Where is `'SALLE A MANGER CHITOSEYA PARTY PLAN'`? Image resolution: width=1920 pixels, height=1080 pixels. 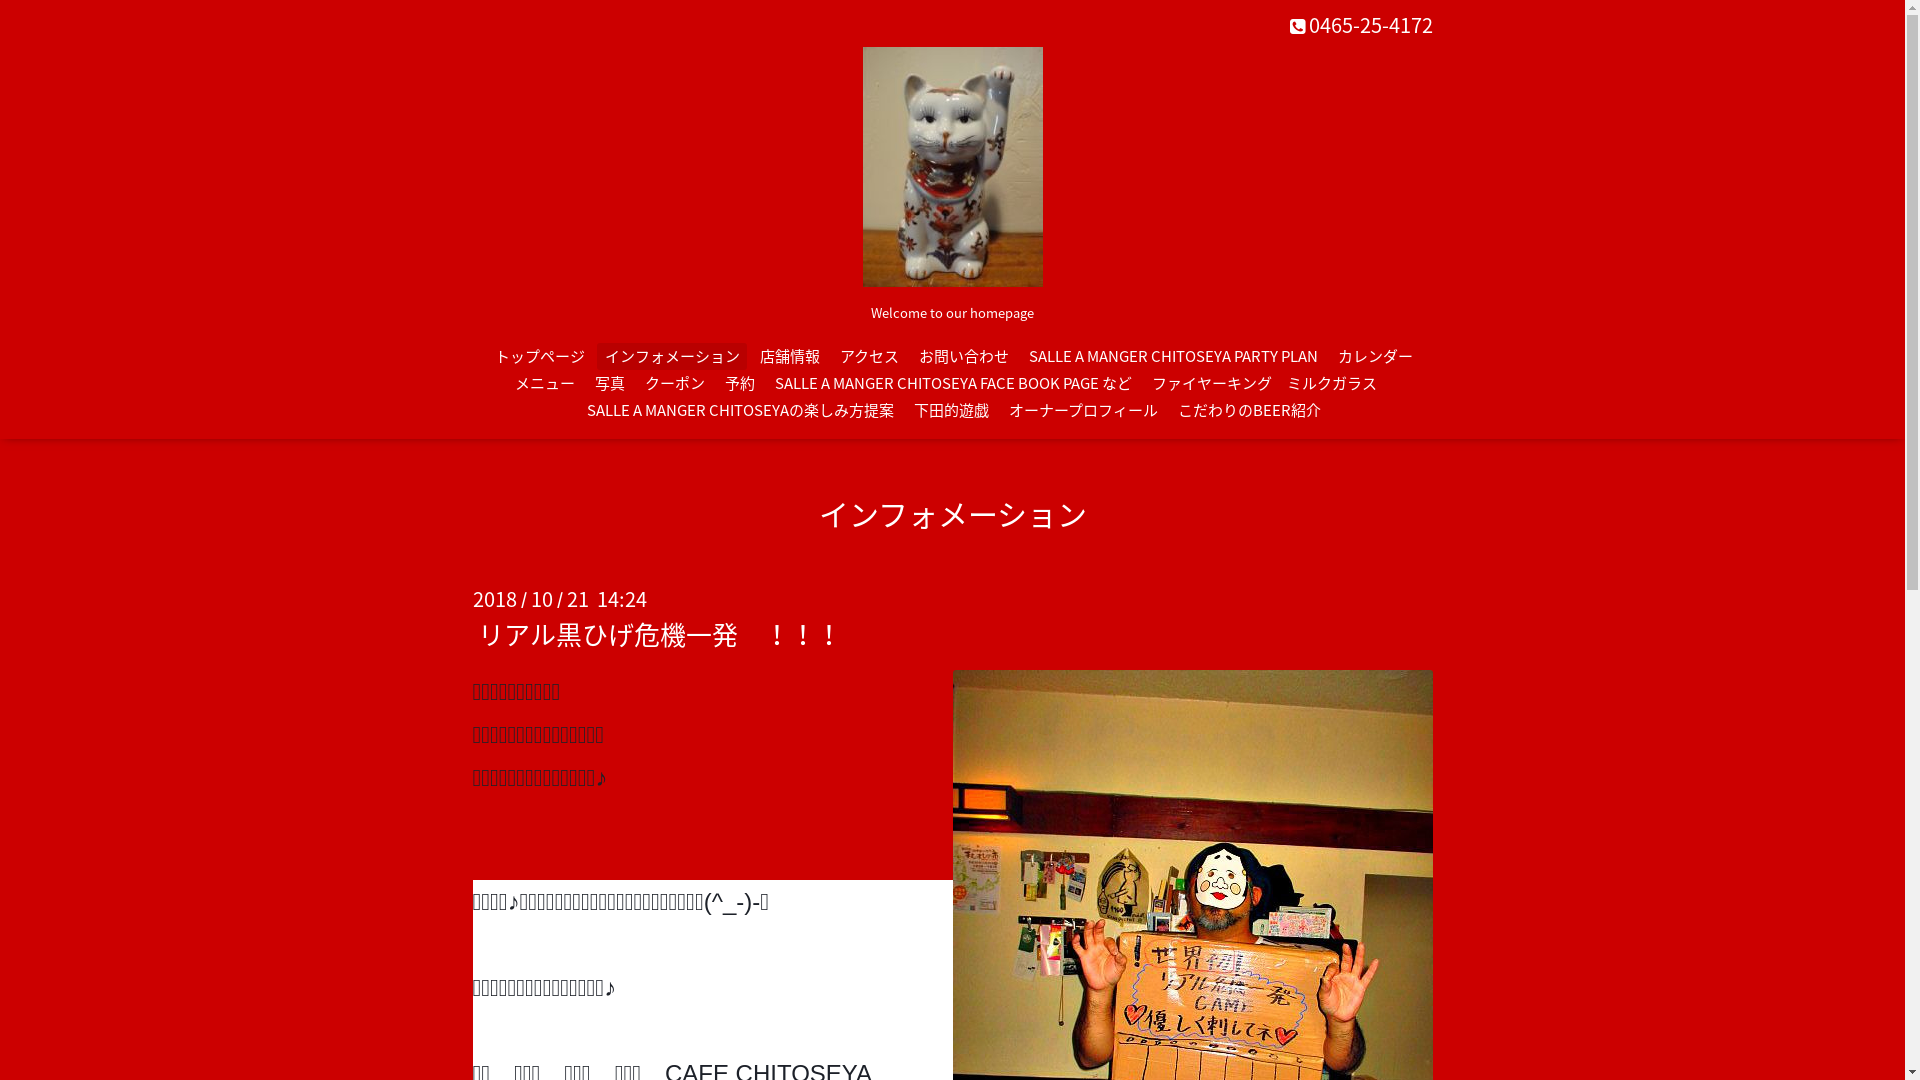
'SALLE A MANGER CHITOSEYA PARTY PLAN' is located at coordinates (1172, 355).